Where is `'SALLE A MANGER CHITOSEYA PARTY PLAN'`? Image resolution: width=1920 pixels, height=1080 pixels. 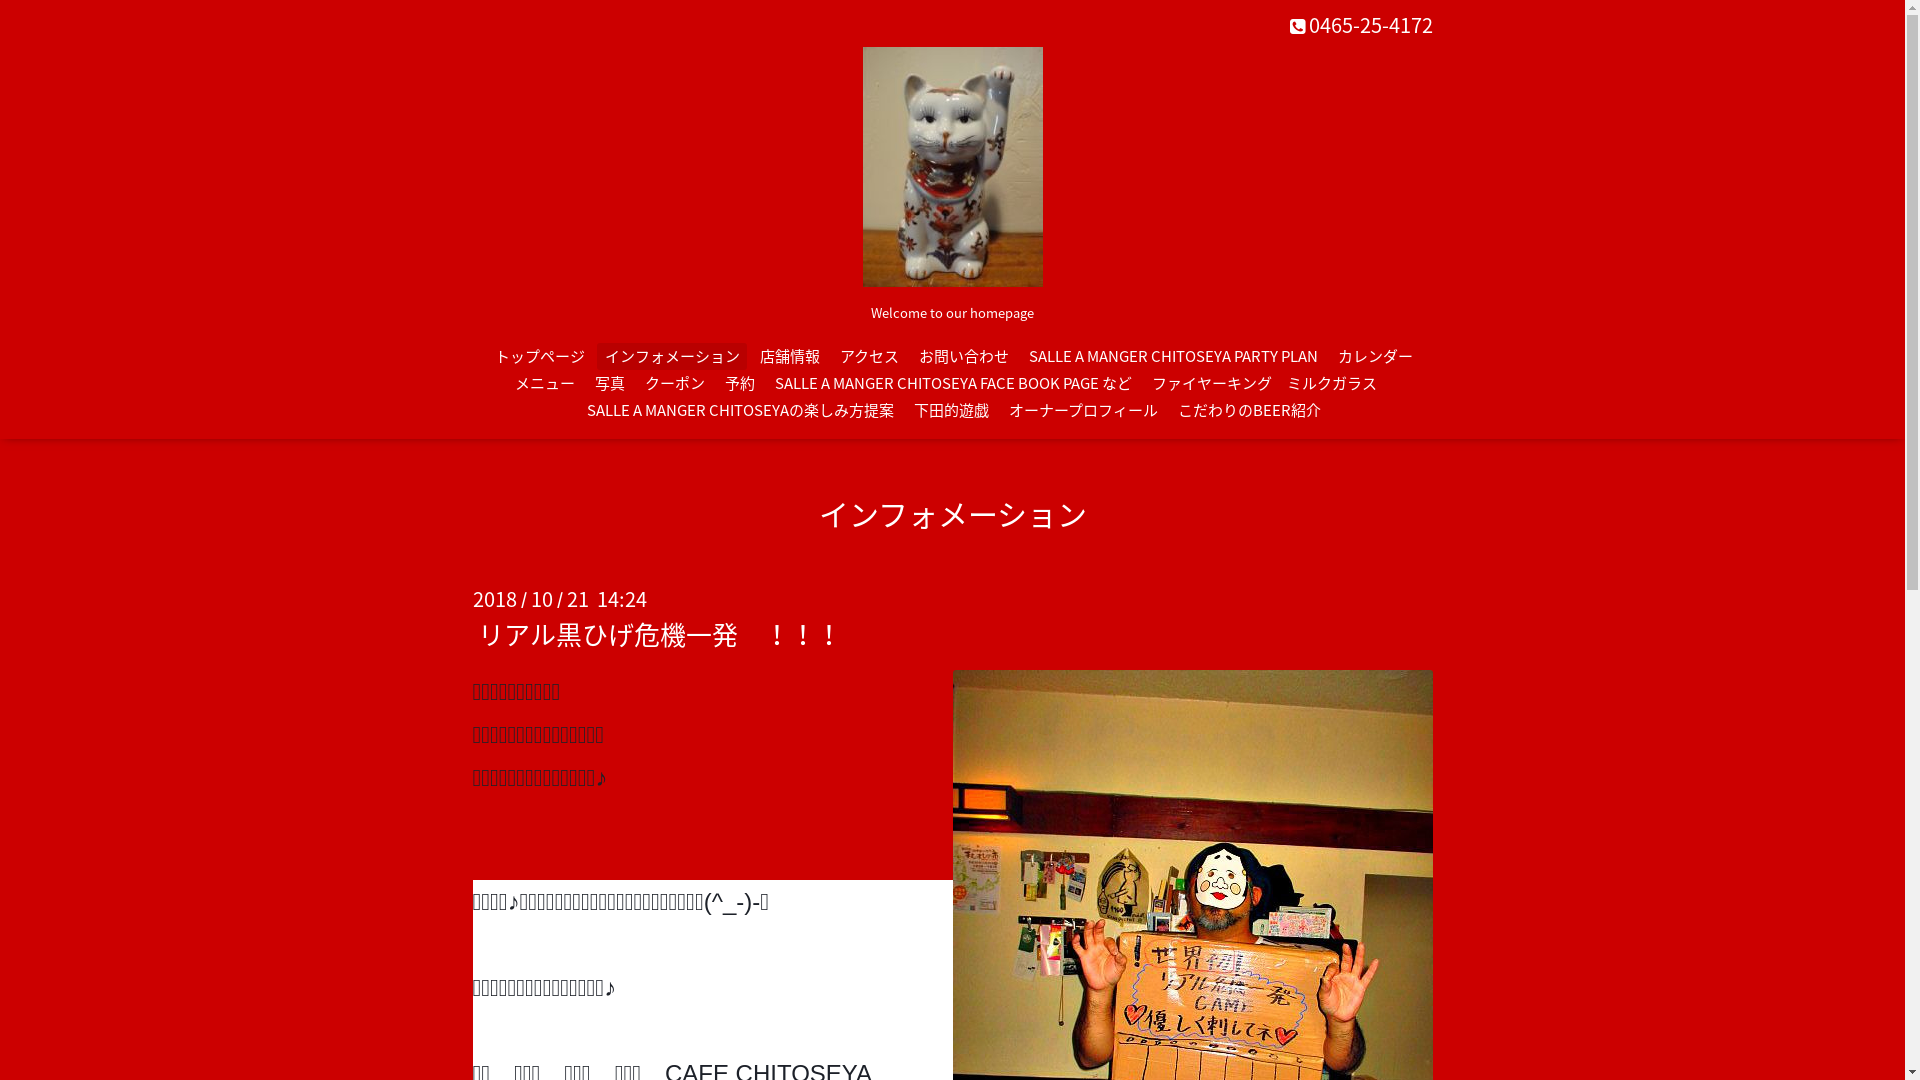
'SALLE A MANGER CHITOSEYA PARTY PLAN' is located at coordinates (1172, 355).